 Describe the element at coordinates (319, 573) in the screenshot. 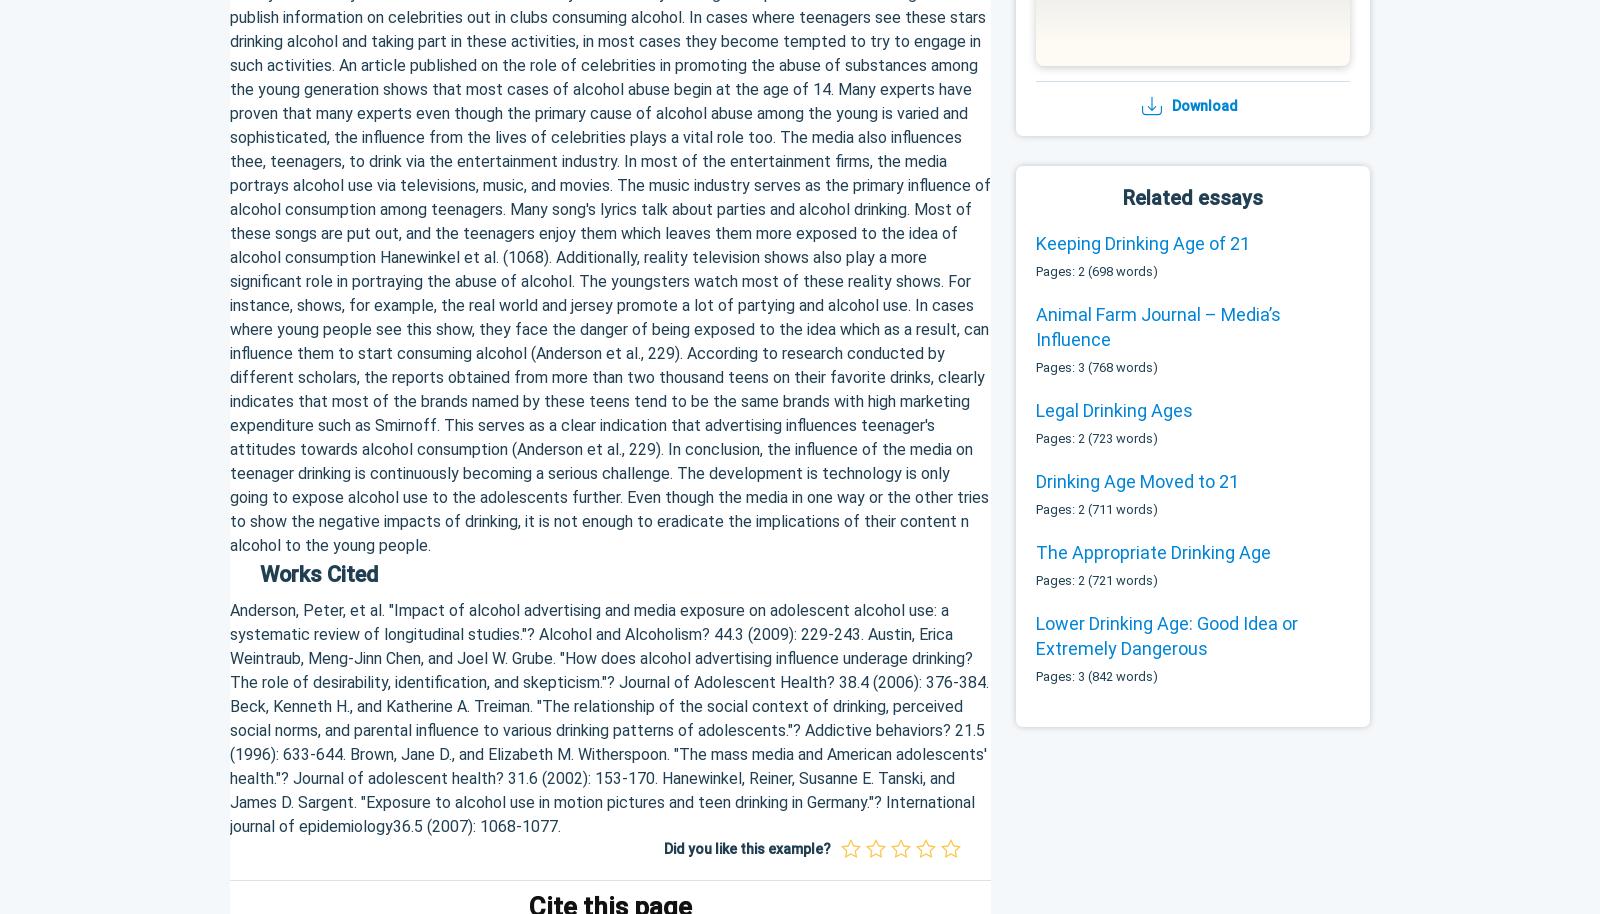

I see `'Works Cited'` at that location.